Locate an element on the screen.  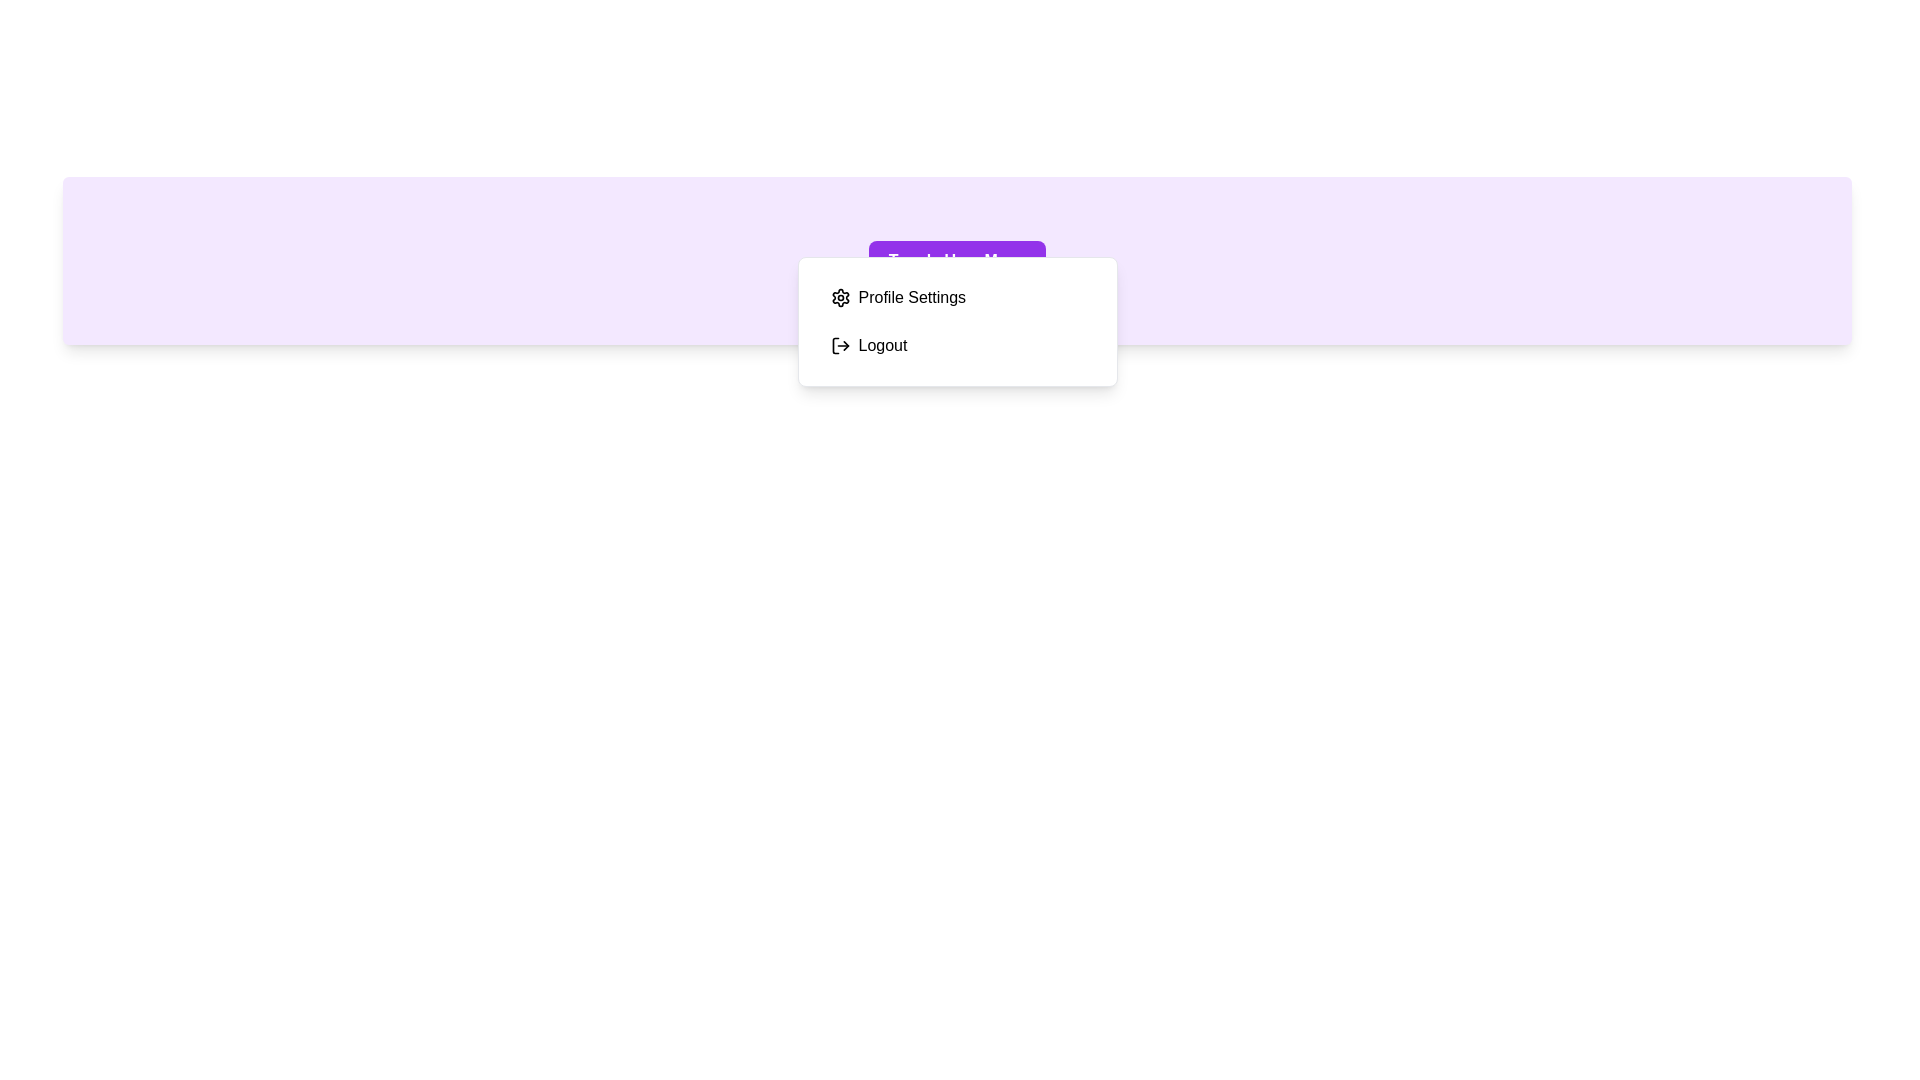
the 'Profile Settings' option in the UserMenu is located at coordinates (956, 297).